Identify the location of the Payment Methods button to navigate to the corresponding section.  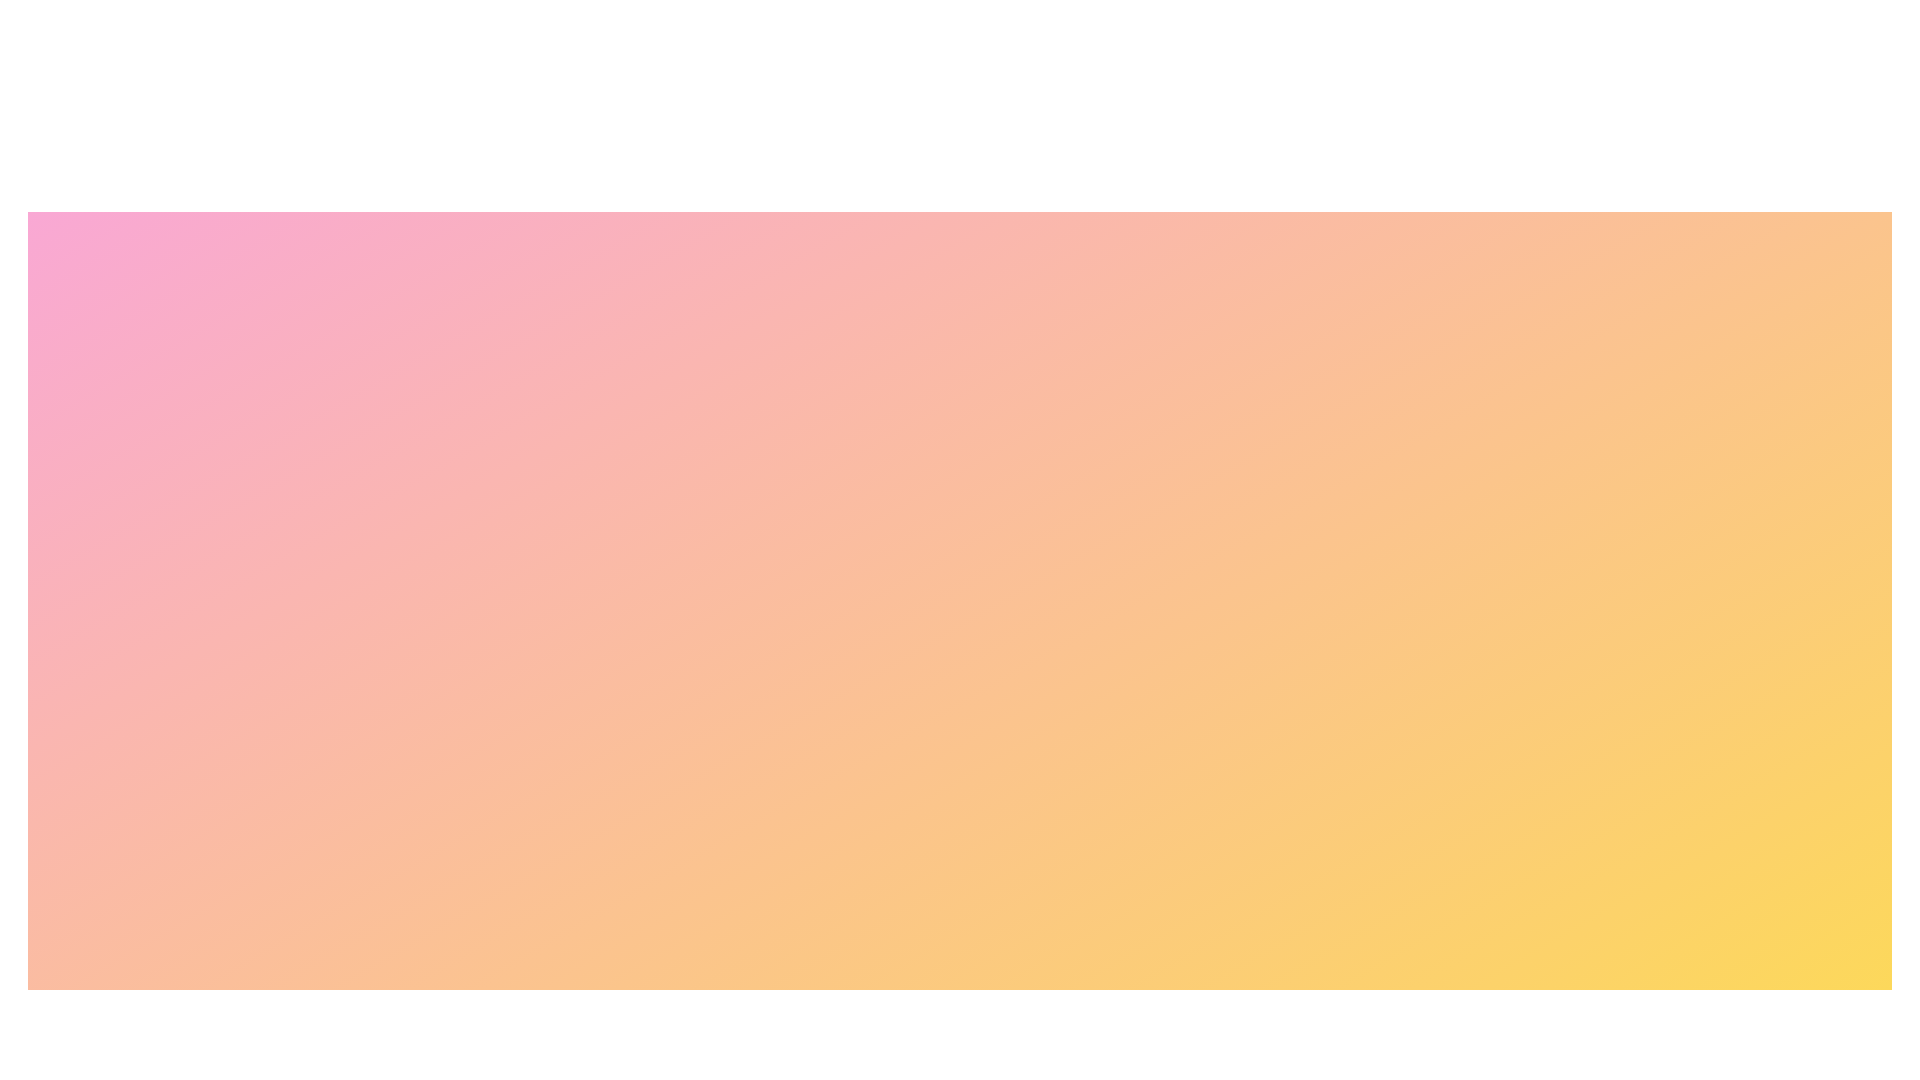
(1768, 1074).